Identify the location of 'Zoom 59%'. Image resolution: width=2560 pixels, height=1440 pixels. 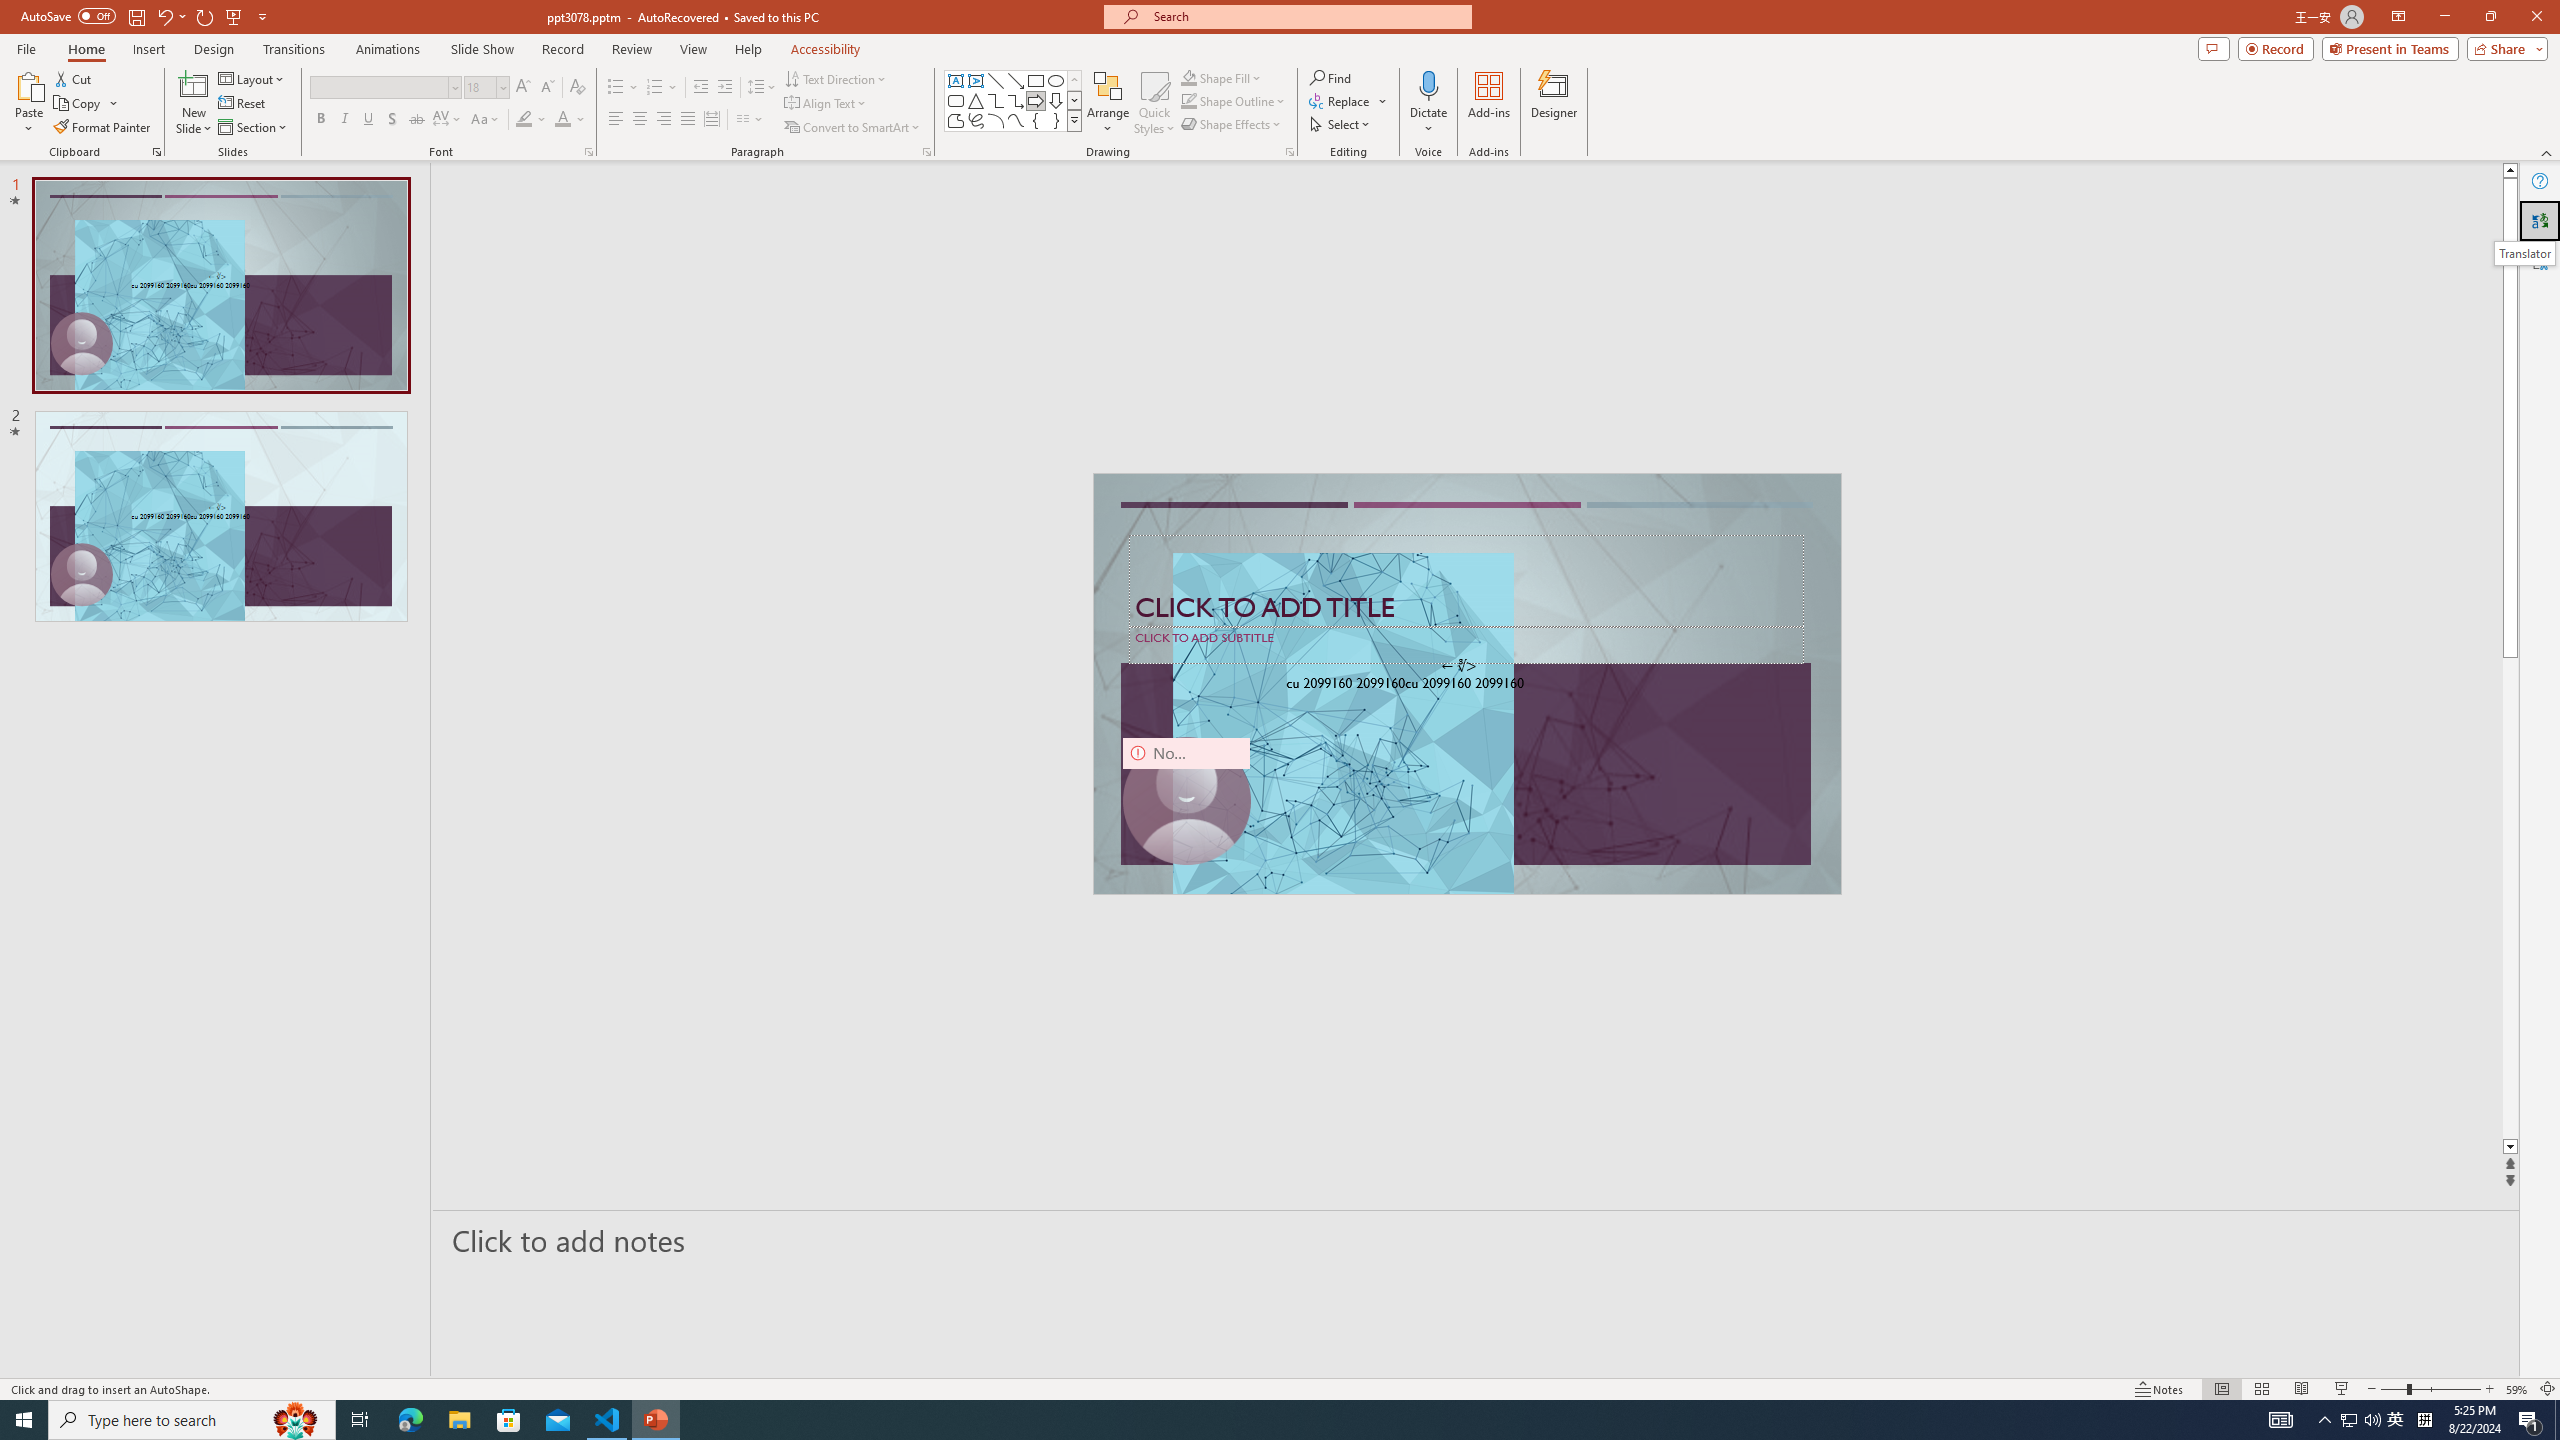
(2516, 1389).